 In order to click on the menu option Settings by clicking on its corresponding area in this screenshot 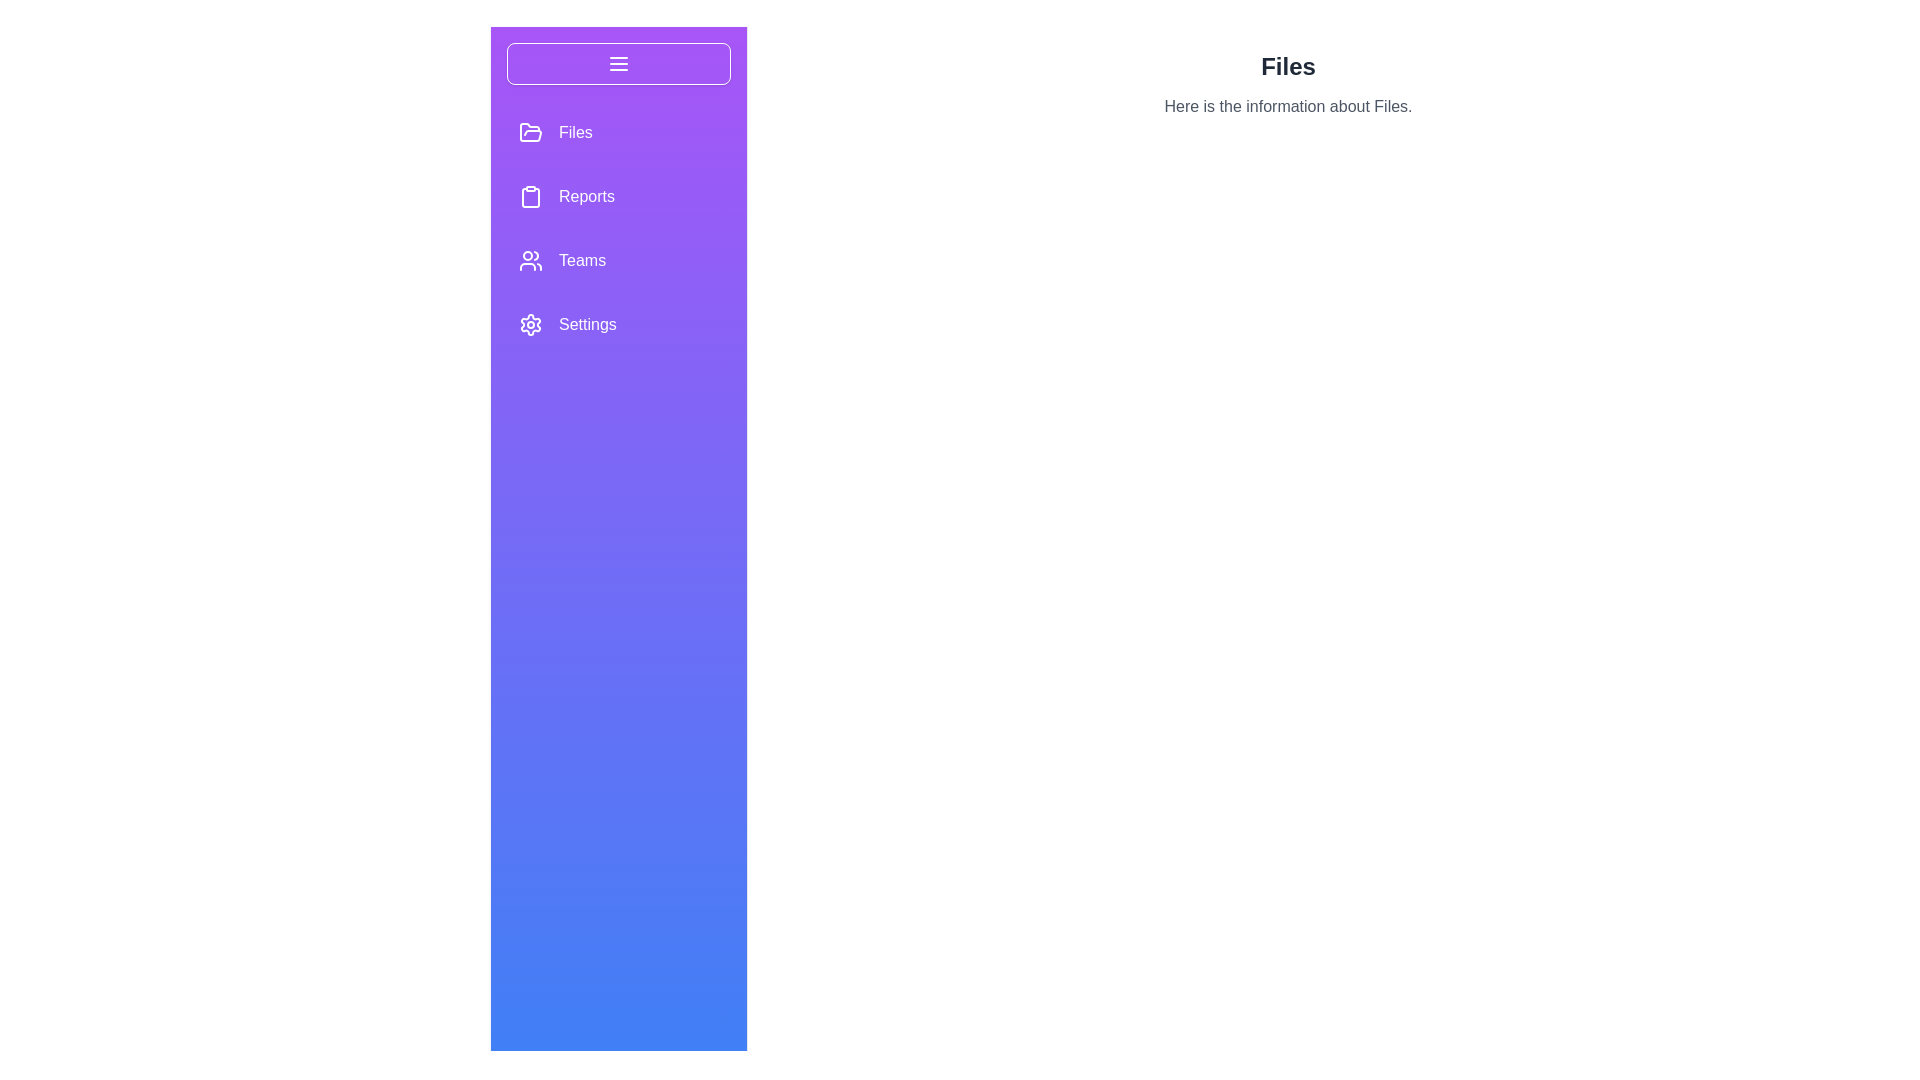, I will do `click(618, 323)`.